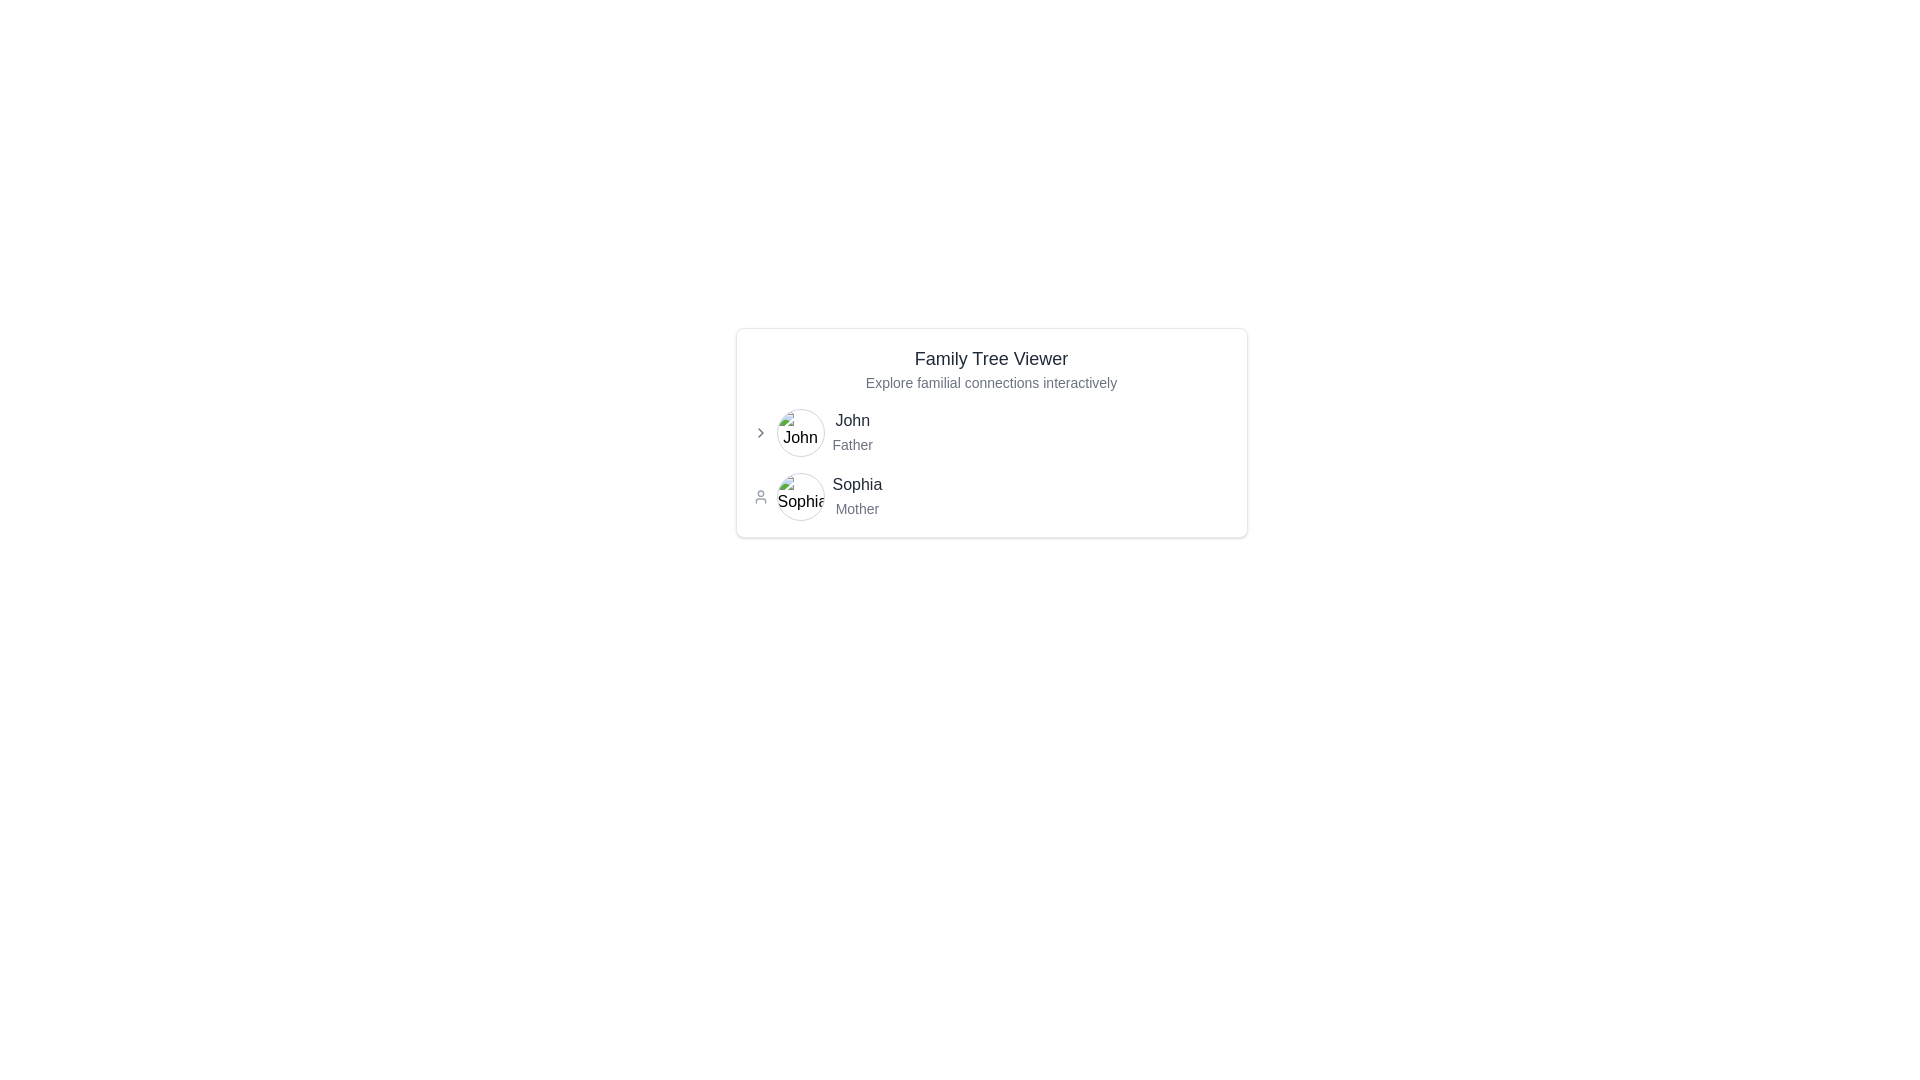 This screenshot has height=1080, width=1920. What do you see at coordinates (991, 382) in the screenshot?
I see `the Text Label that serves as a subheading for the 'Family Tree Viewer', positioned directly below it and above the list of familial connections` at bounding box center [991, 382].